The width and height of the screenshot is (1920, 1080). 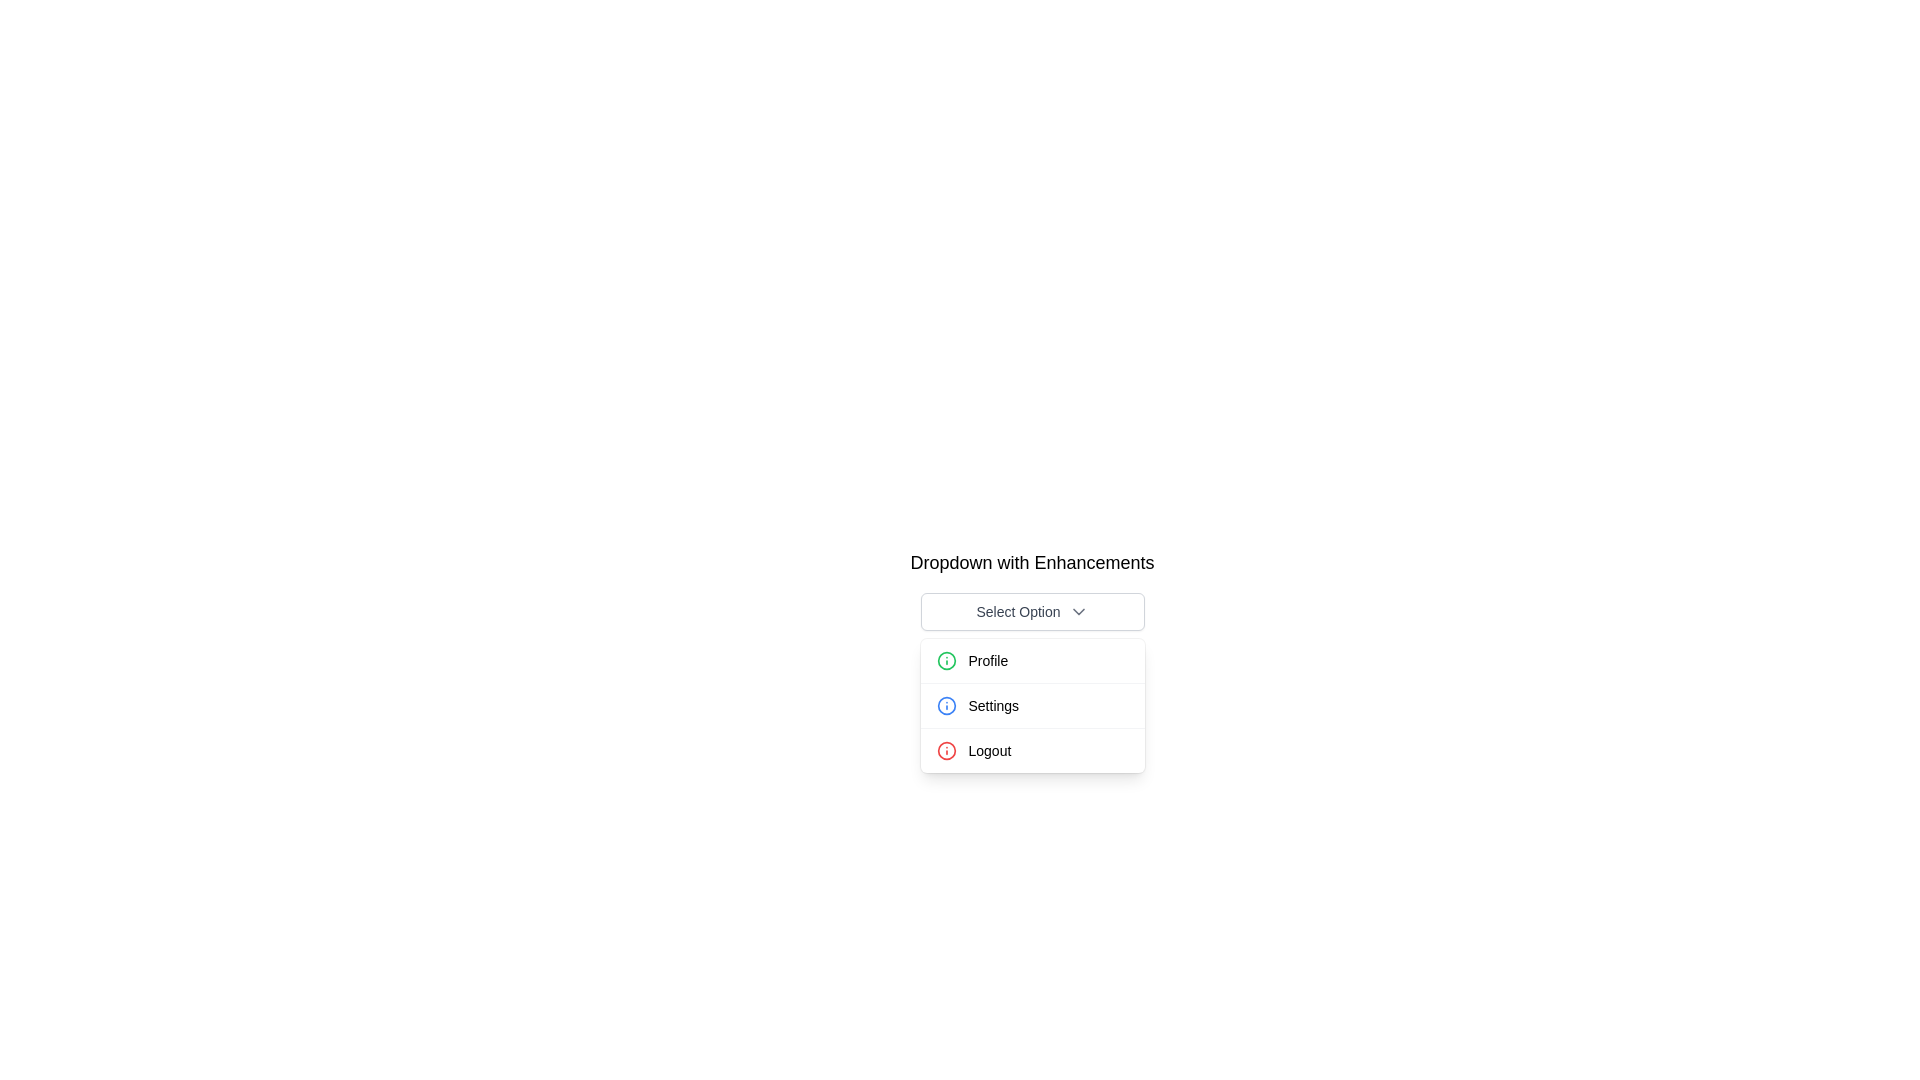 What do you see at coordinates (1077, 611) in the screenshot?
I see `the downward-facing gray chevron icon located at the right side of the 'Select Option' button` at bounding box center [1077, 611].